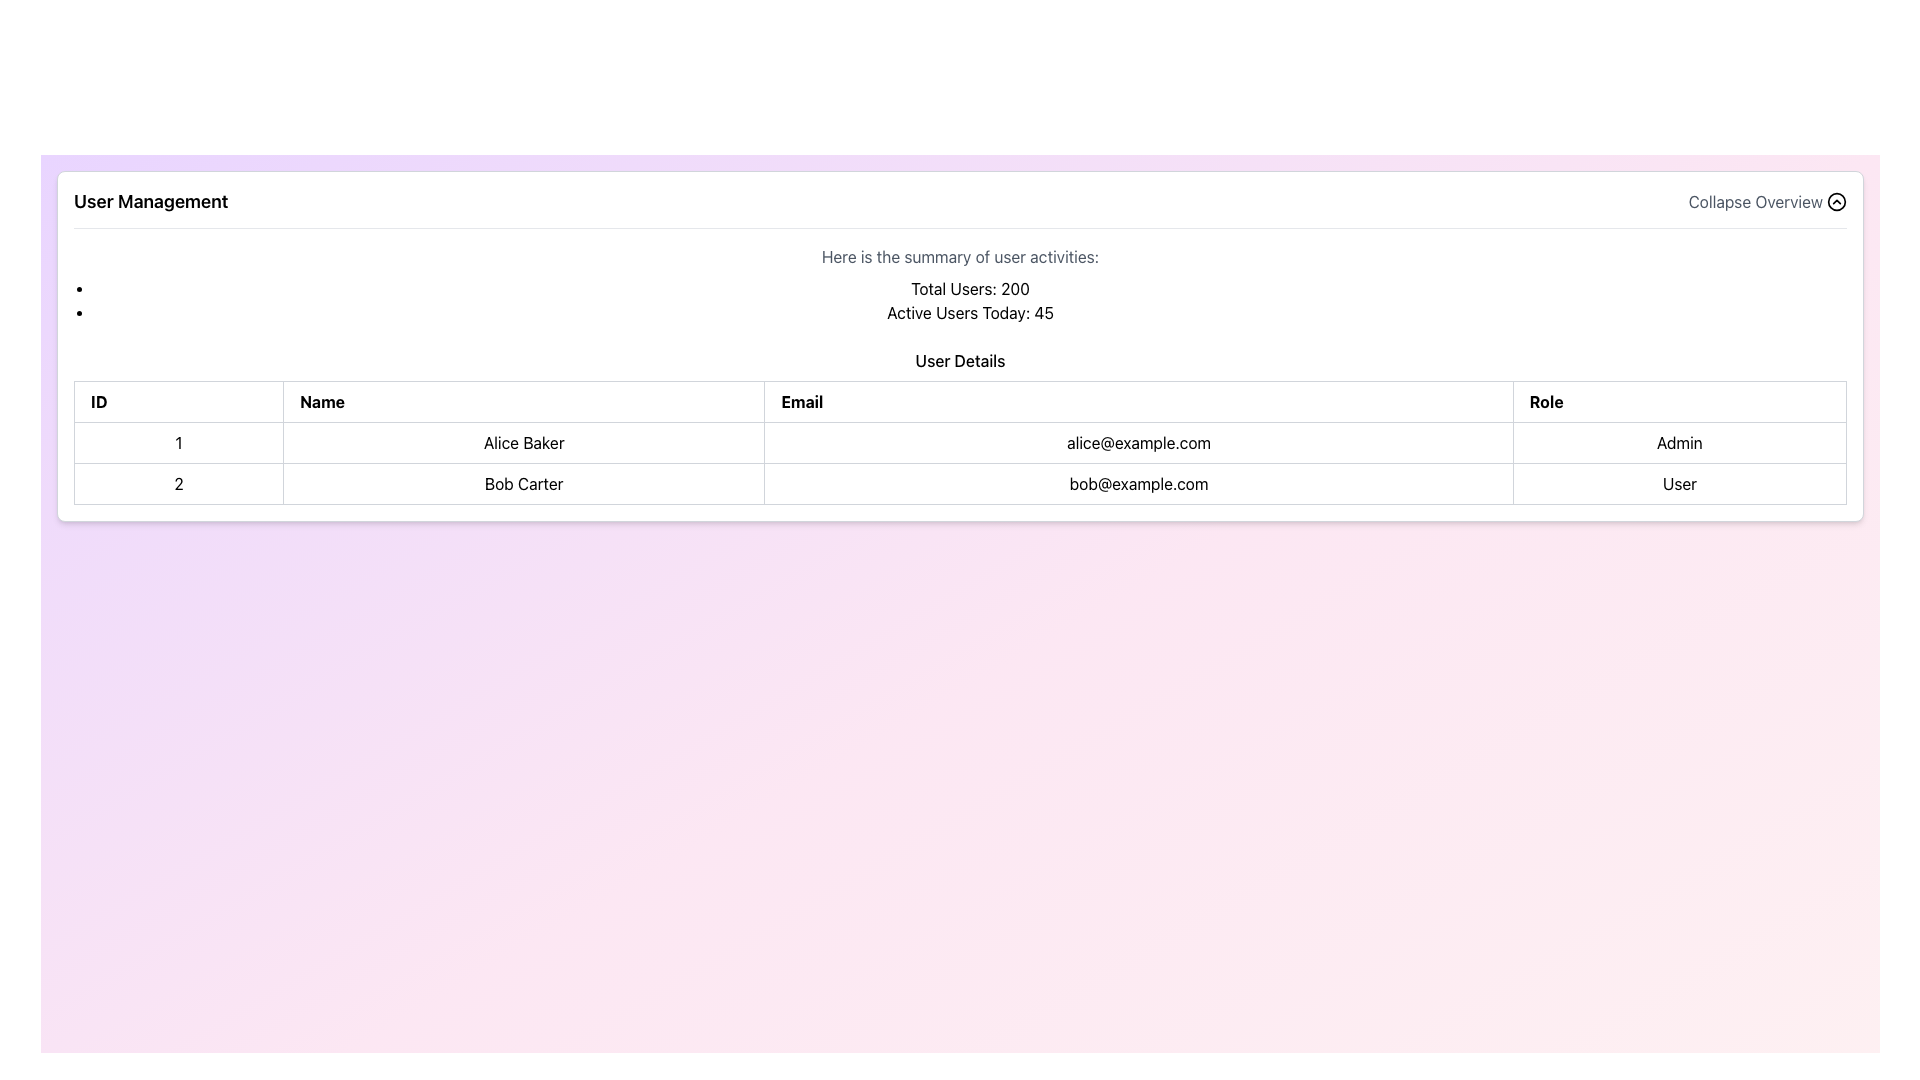 The image size is (1920, 1080). I want to click on the 'Collapse Overview' button located in the top-right corner of the 'User Management' section, so click(1767, 201).